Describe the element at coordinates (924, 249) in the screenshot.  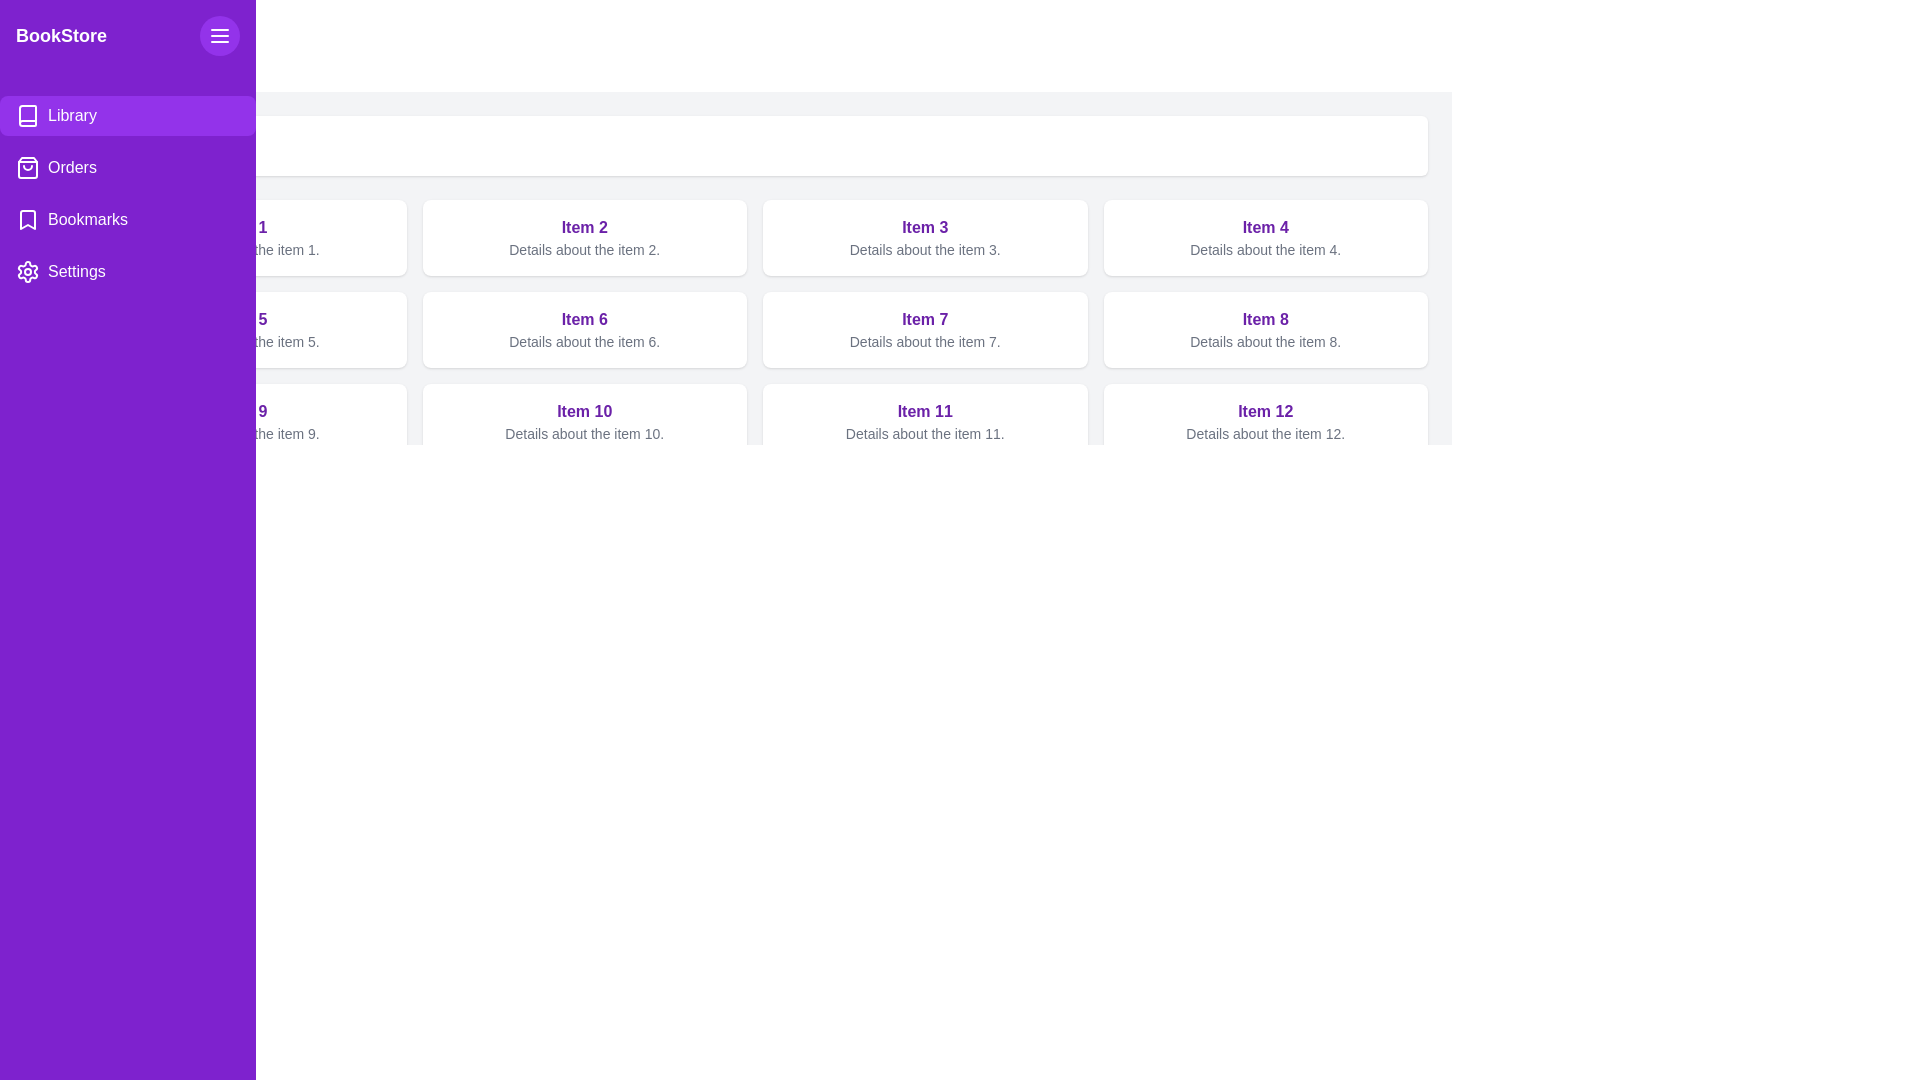
I see `the non-interactive text label providing information for 'Item 3' located in the second row, third column of the grid layout` at that location.